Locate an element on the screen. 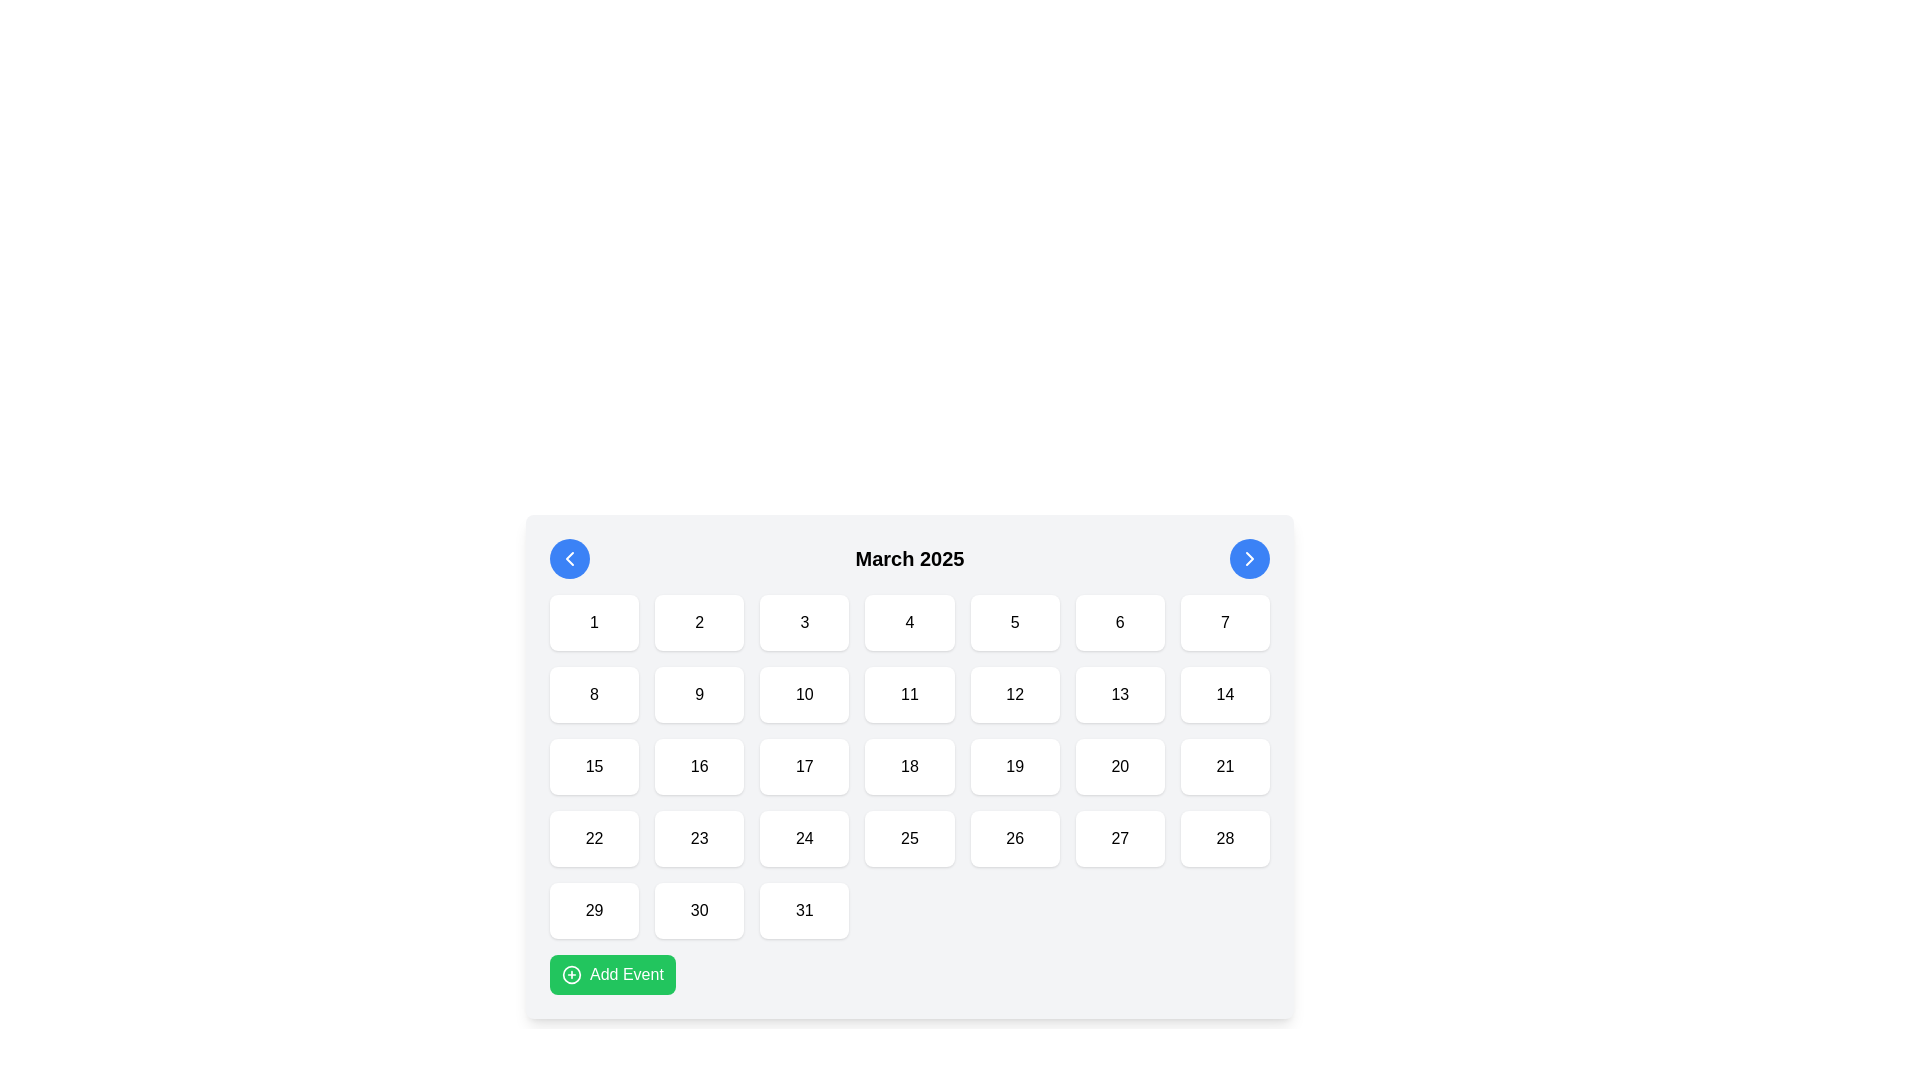  the tile displaying the numeral '6' in a bold, centered font is located at coordinates (1120, 622).